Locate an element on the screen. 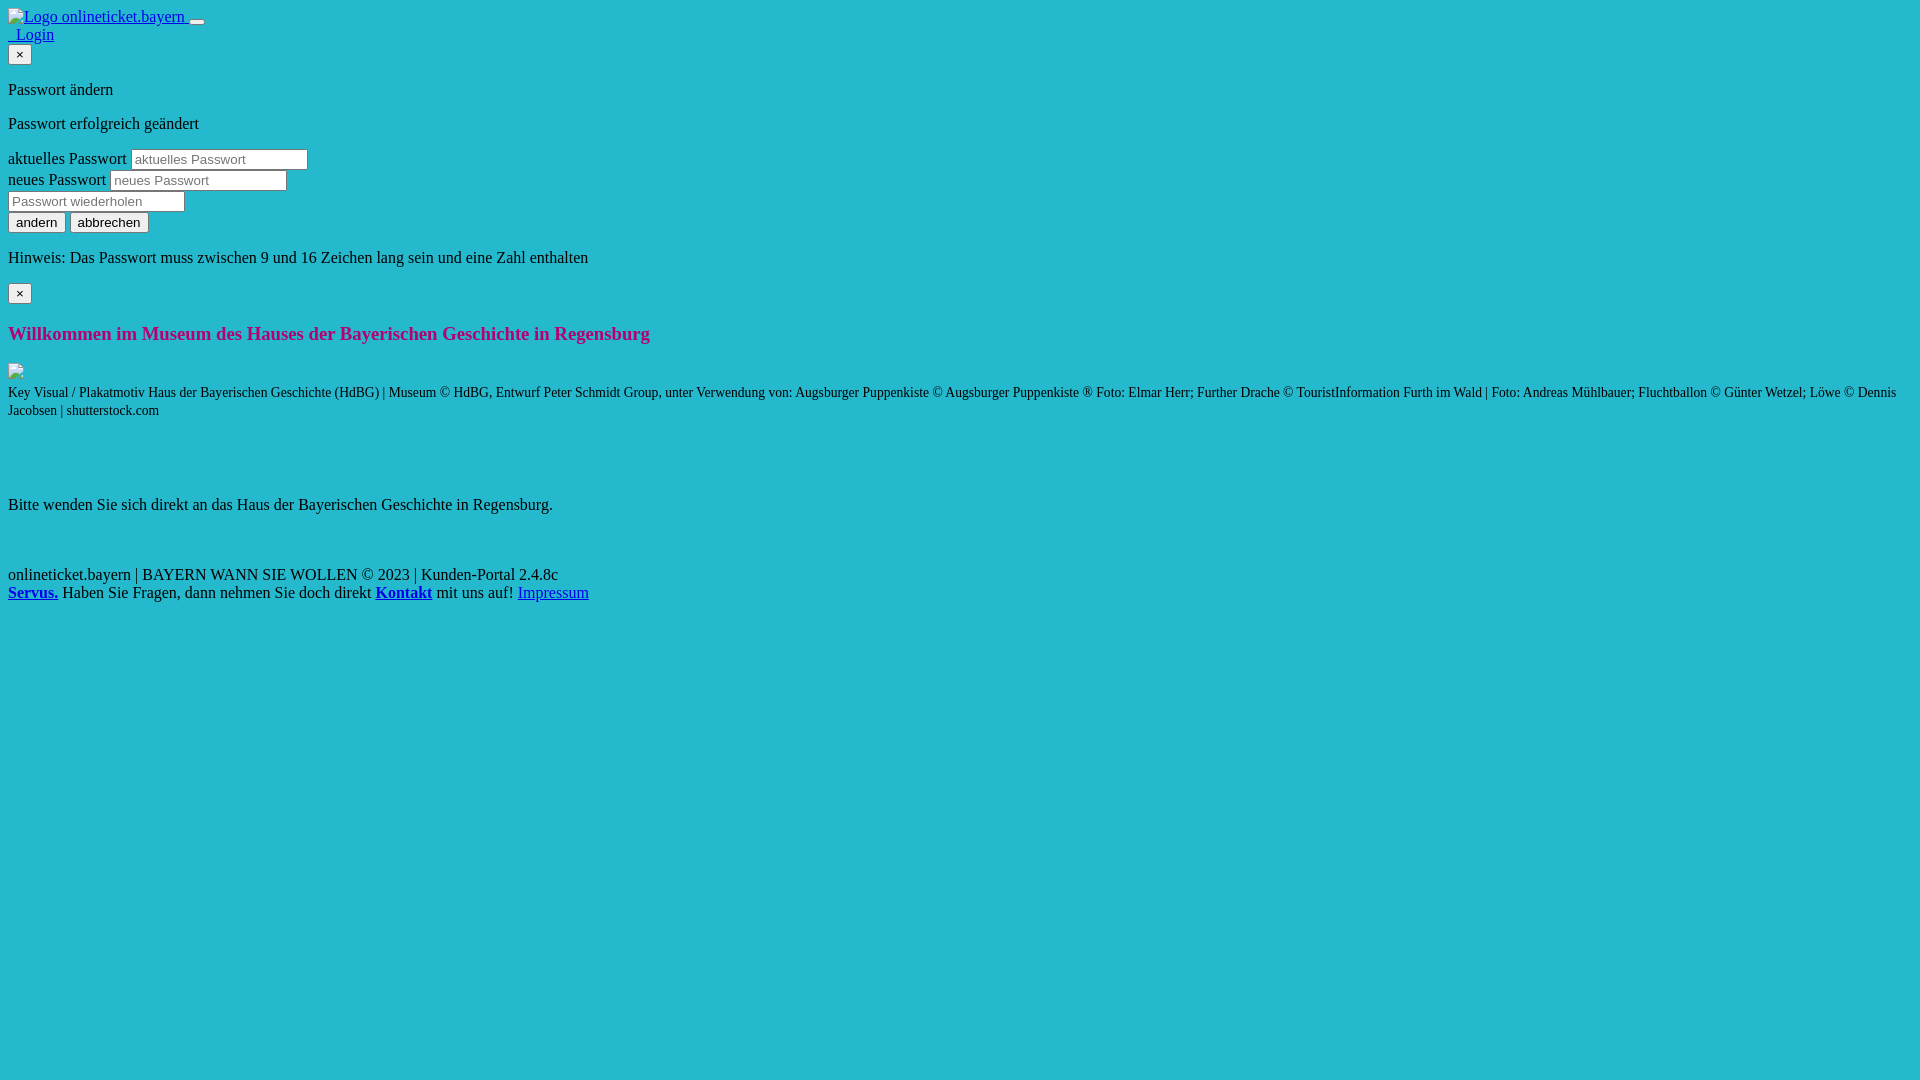 This screenshot has height=1080, width=1920. 'andern' is located at coordinates (37, 222).